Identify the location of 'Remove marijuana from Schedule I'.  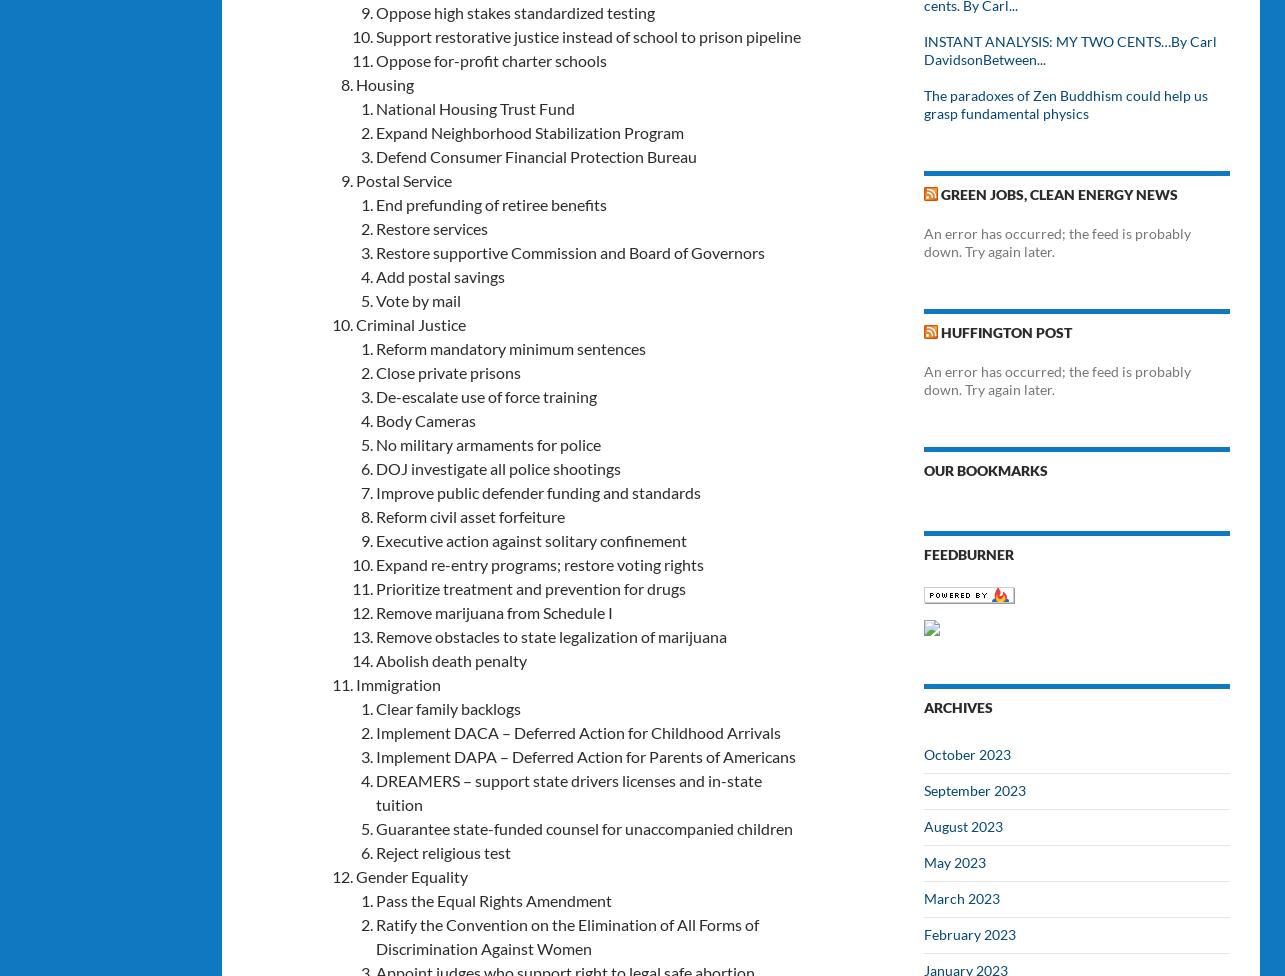
(374, 610).